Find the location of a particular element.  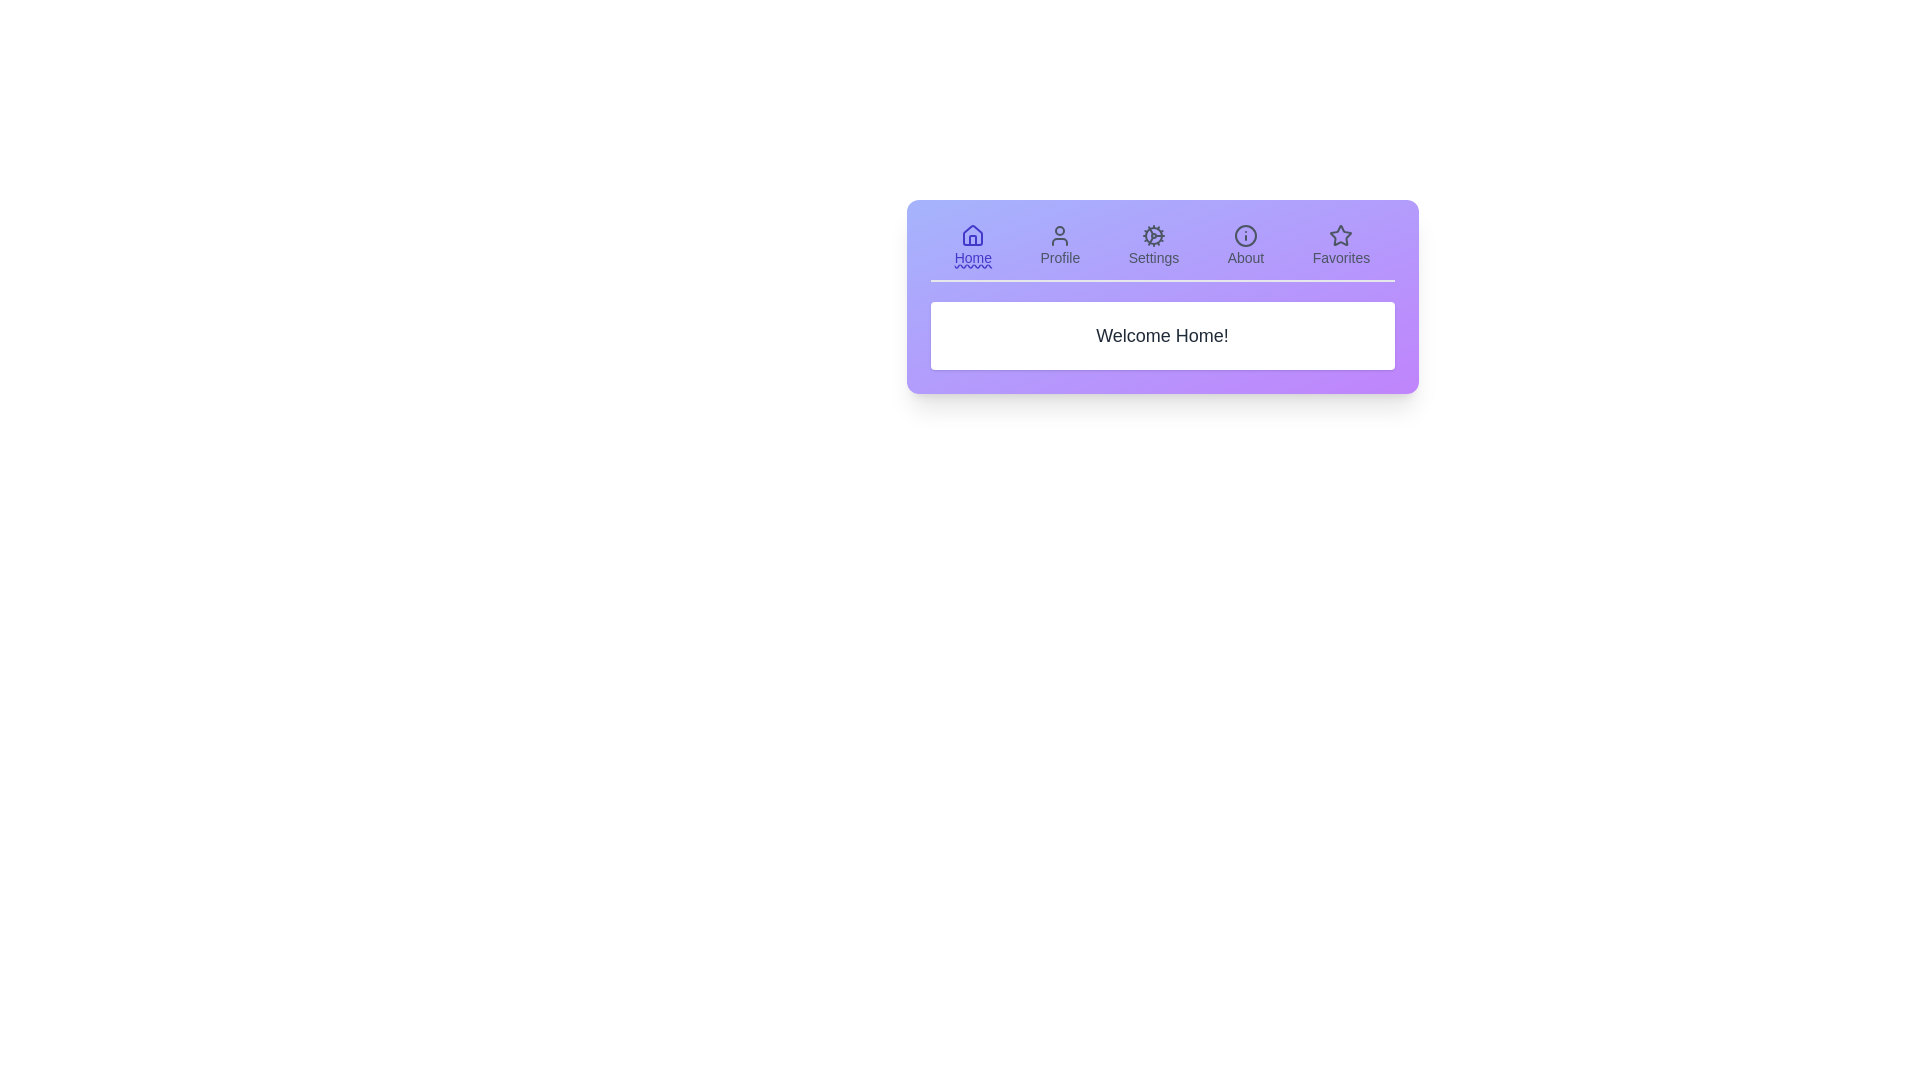

the tab labeled Home to switch to it is located at coordinates (973, 245).